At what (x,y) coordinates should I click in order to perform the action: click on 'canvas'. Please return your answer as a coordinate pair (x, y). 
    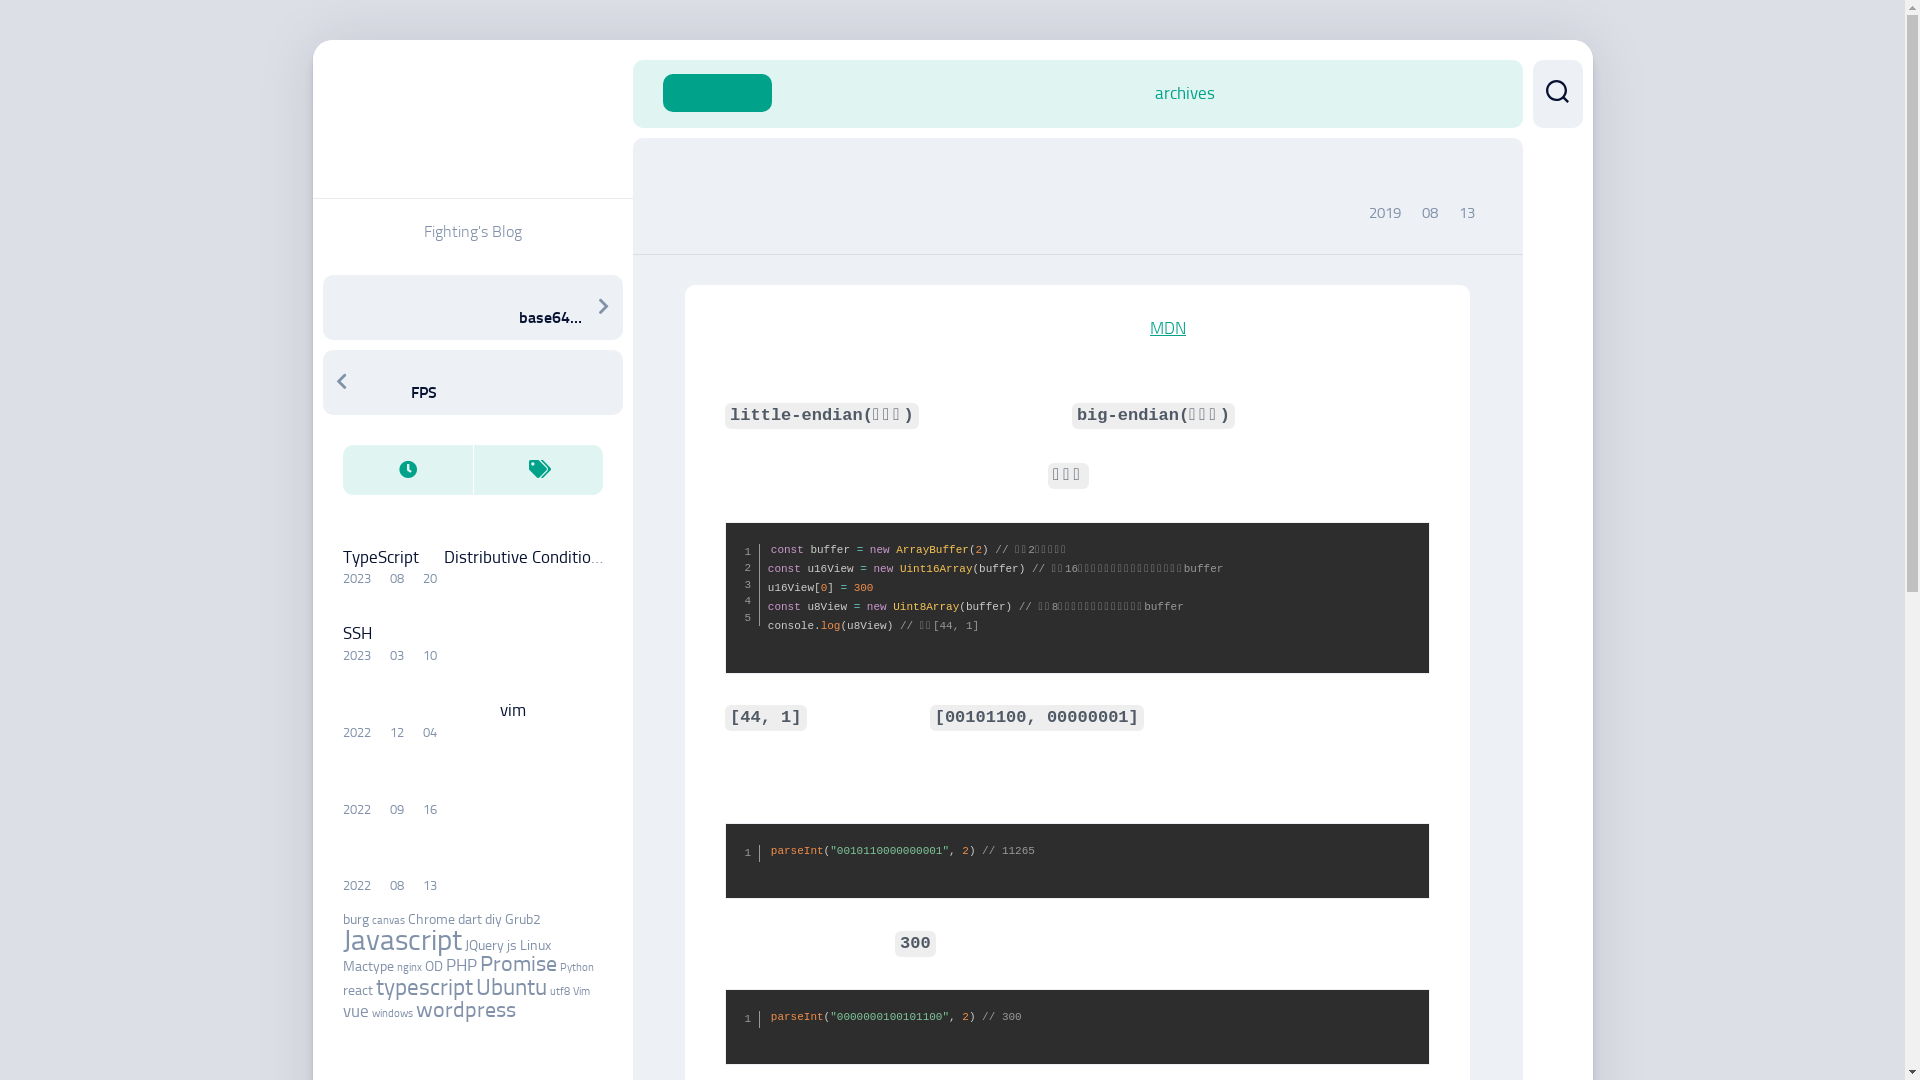
    Looking at the image, I should click on (388, 920).